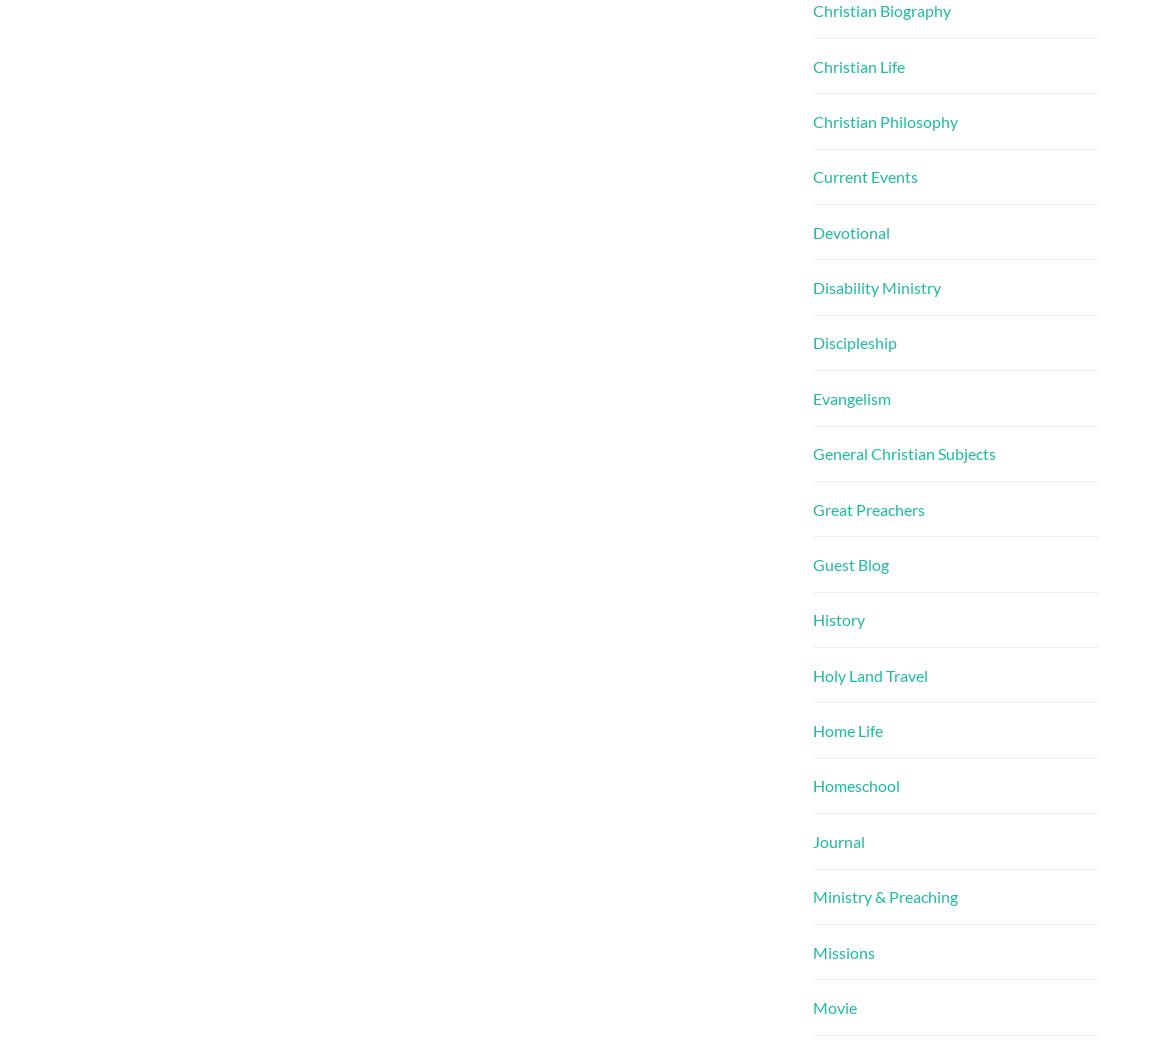 The height and width of the screenshot is (1053, 1158). Describe the element at coordinates (850, 562) in the screenshot. I see `'Guest Blog'` at that location.